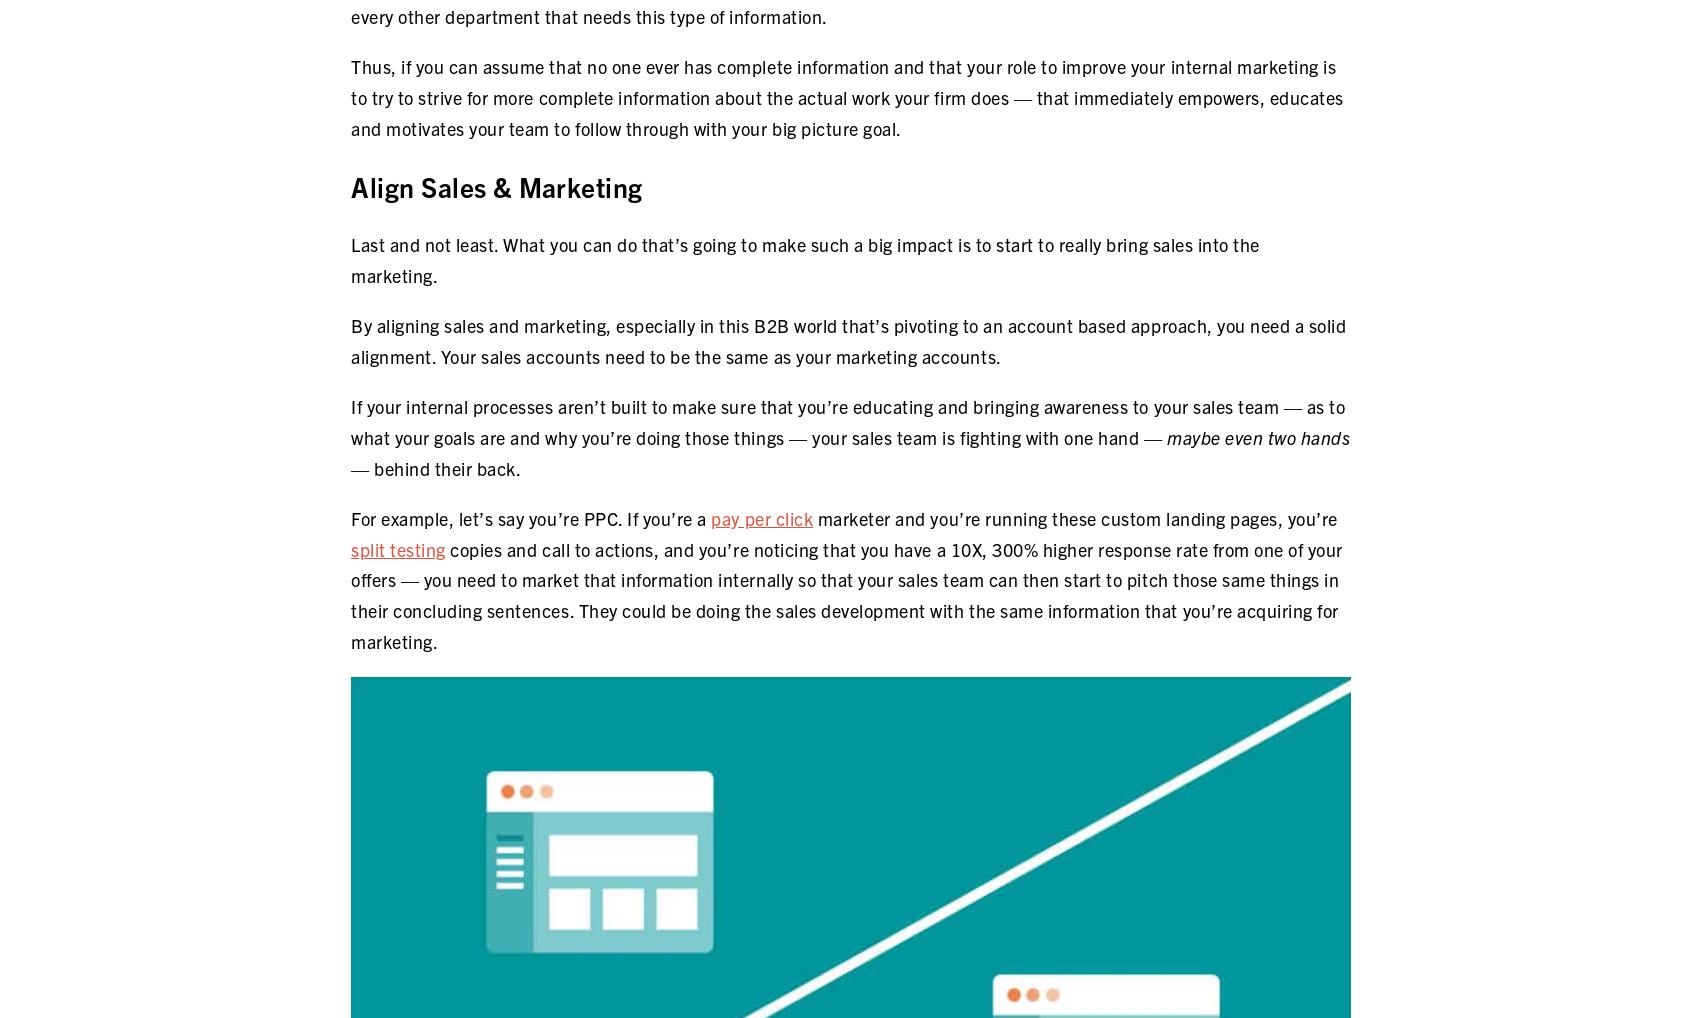 The height and width of the screenshot is (1018, 1702). Describe the element at coordinates (350, 547) in the screenshot. I see `'split testing'` at that location.